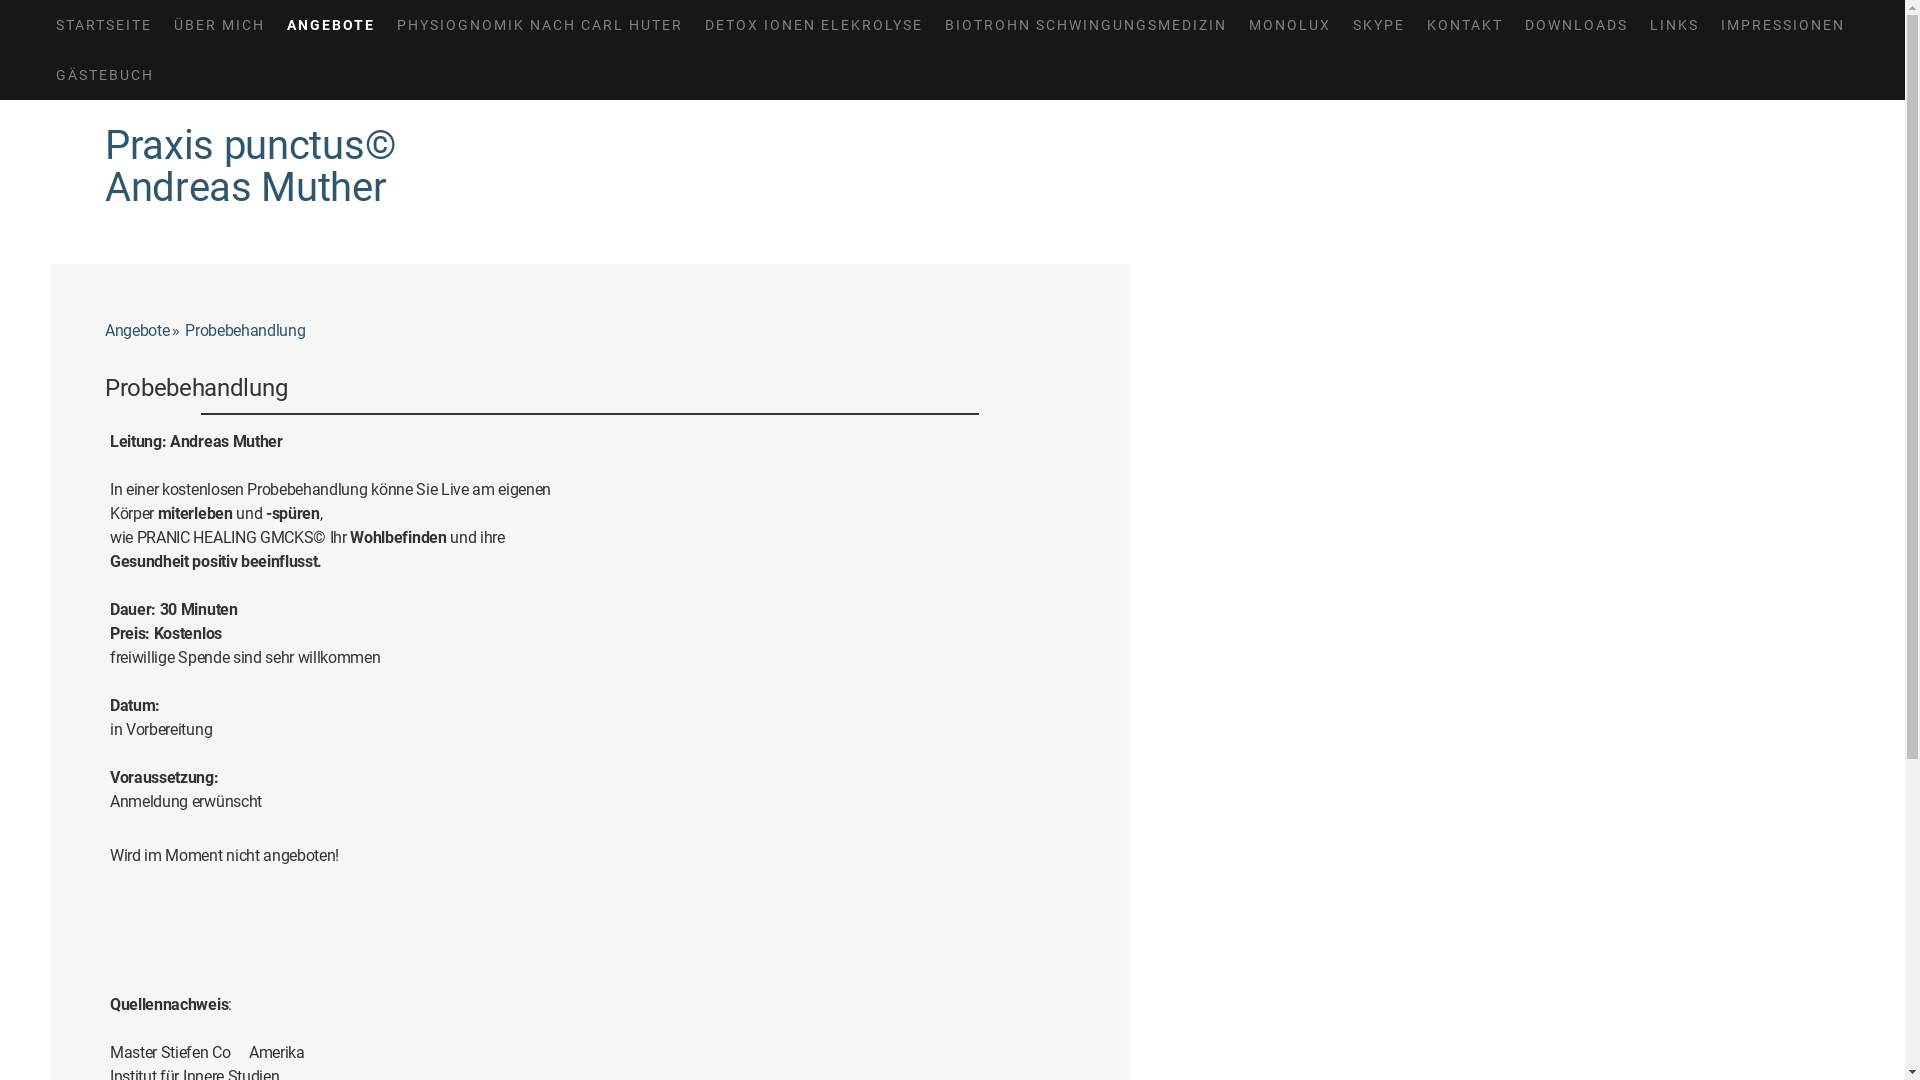 The height and width of the screenshot is (1080, 1920). What do you see at coordinates (1464, 24) in the screenshot?
I see `'KONTAKT'` at bounding box center [1464, 24].